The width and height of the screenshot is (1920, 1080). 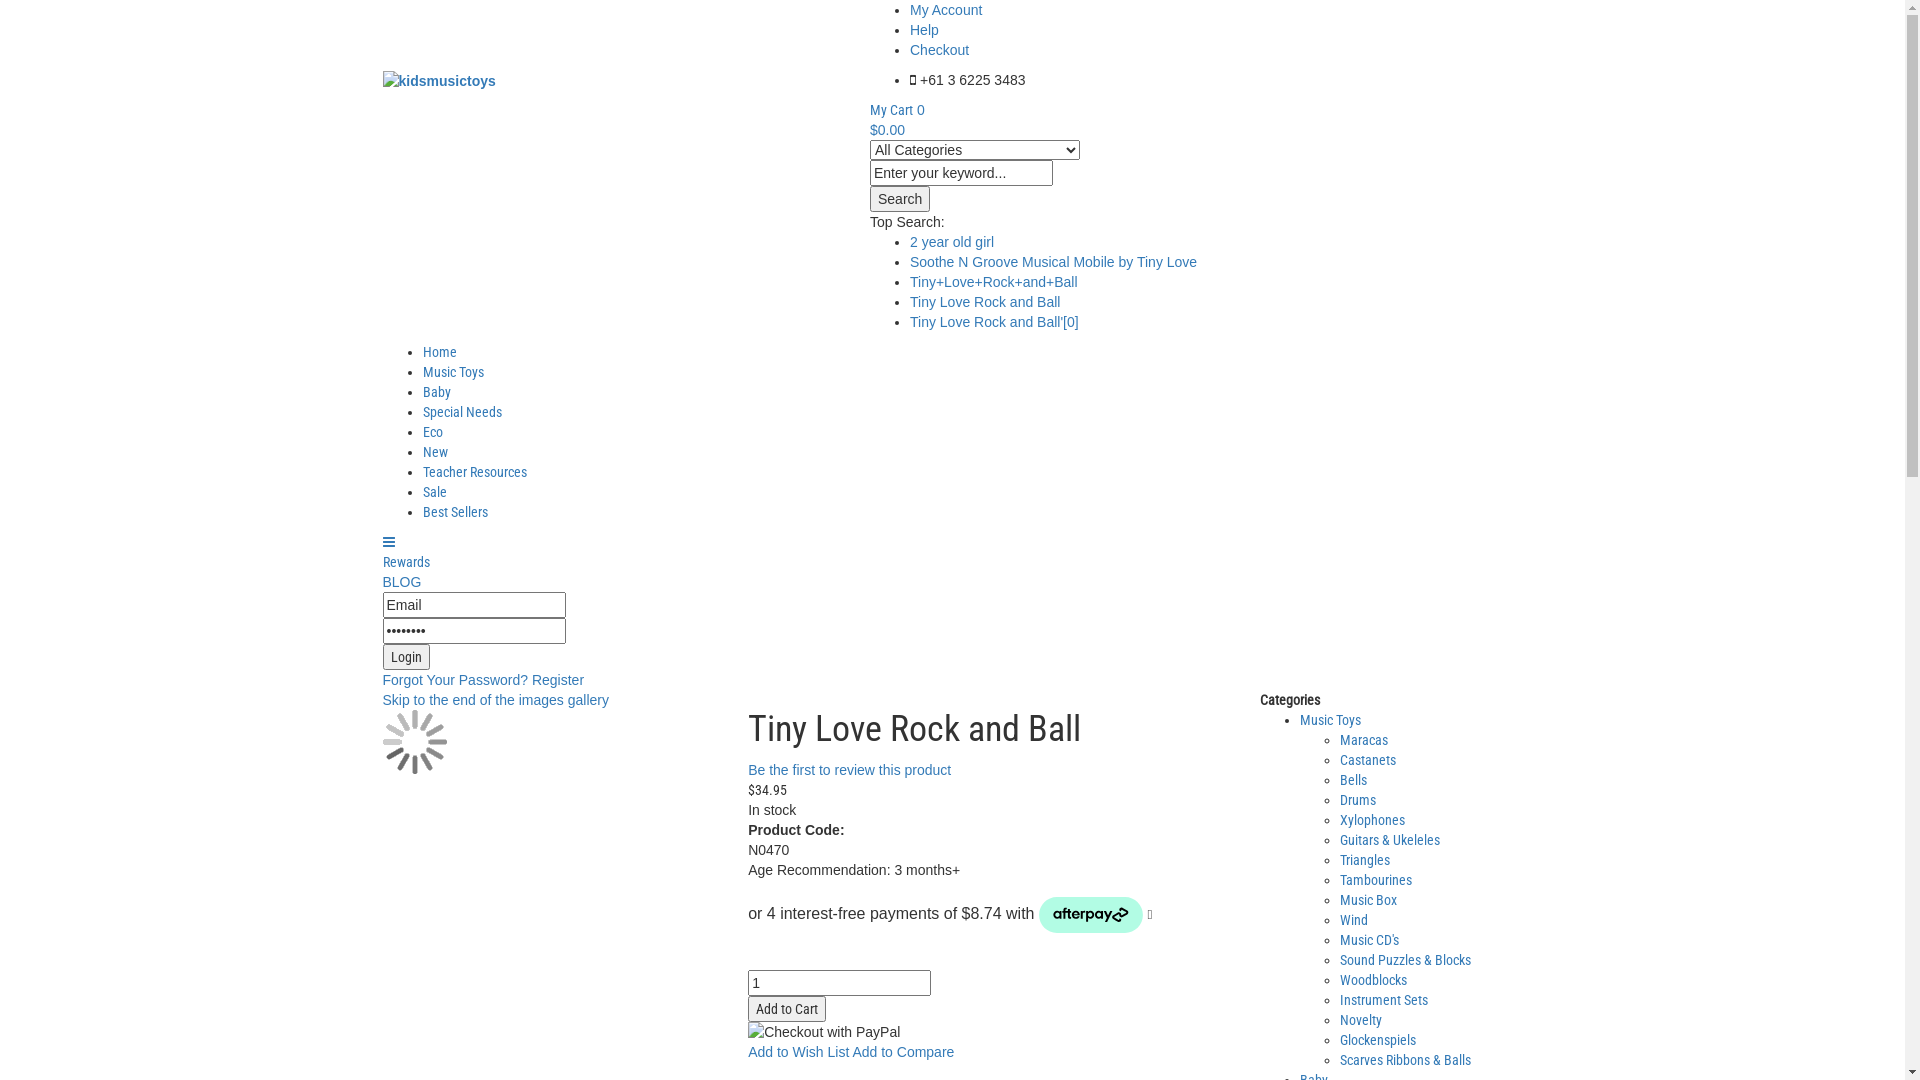 What do you see at coordinates (453, 511) in the screenshot?
I see `'Best Sellers'` at bounding box center [453, 511].